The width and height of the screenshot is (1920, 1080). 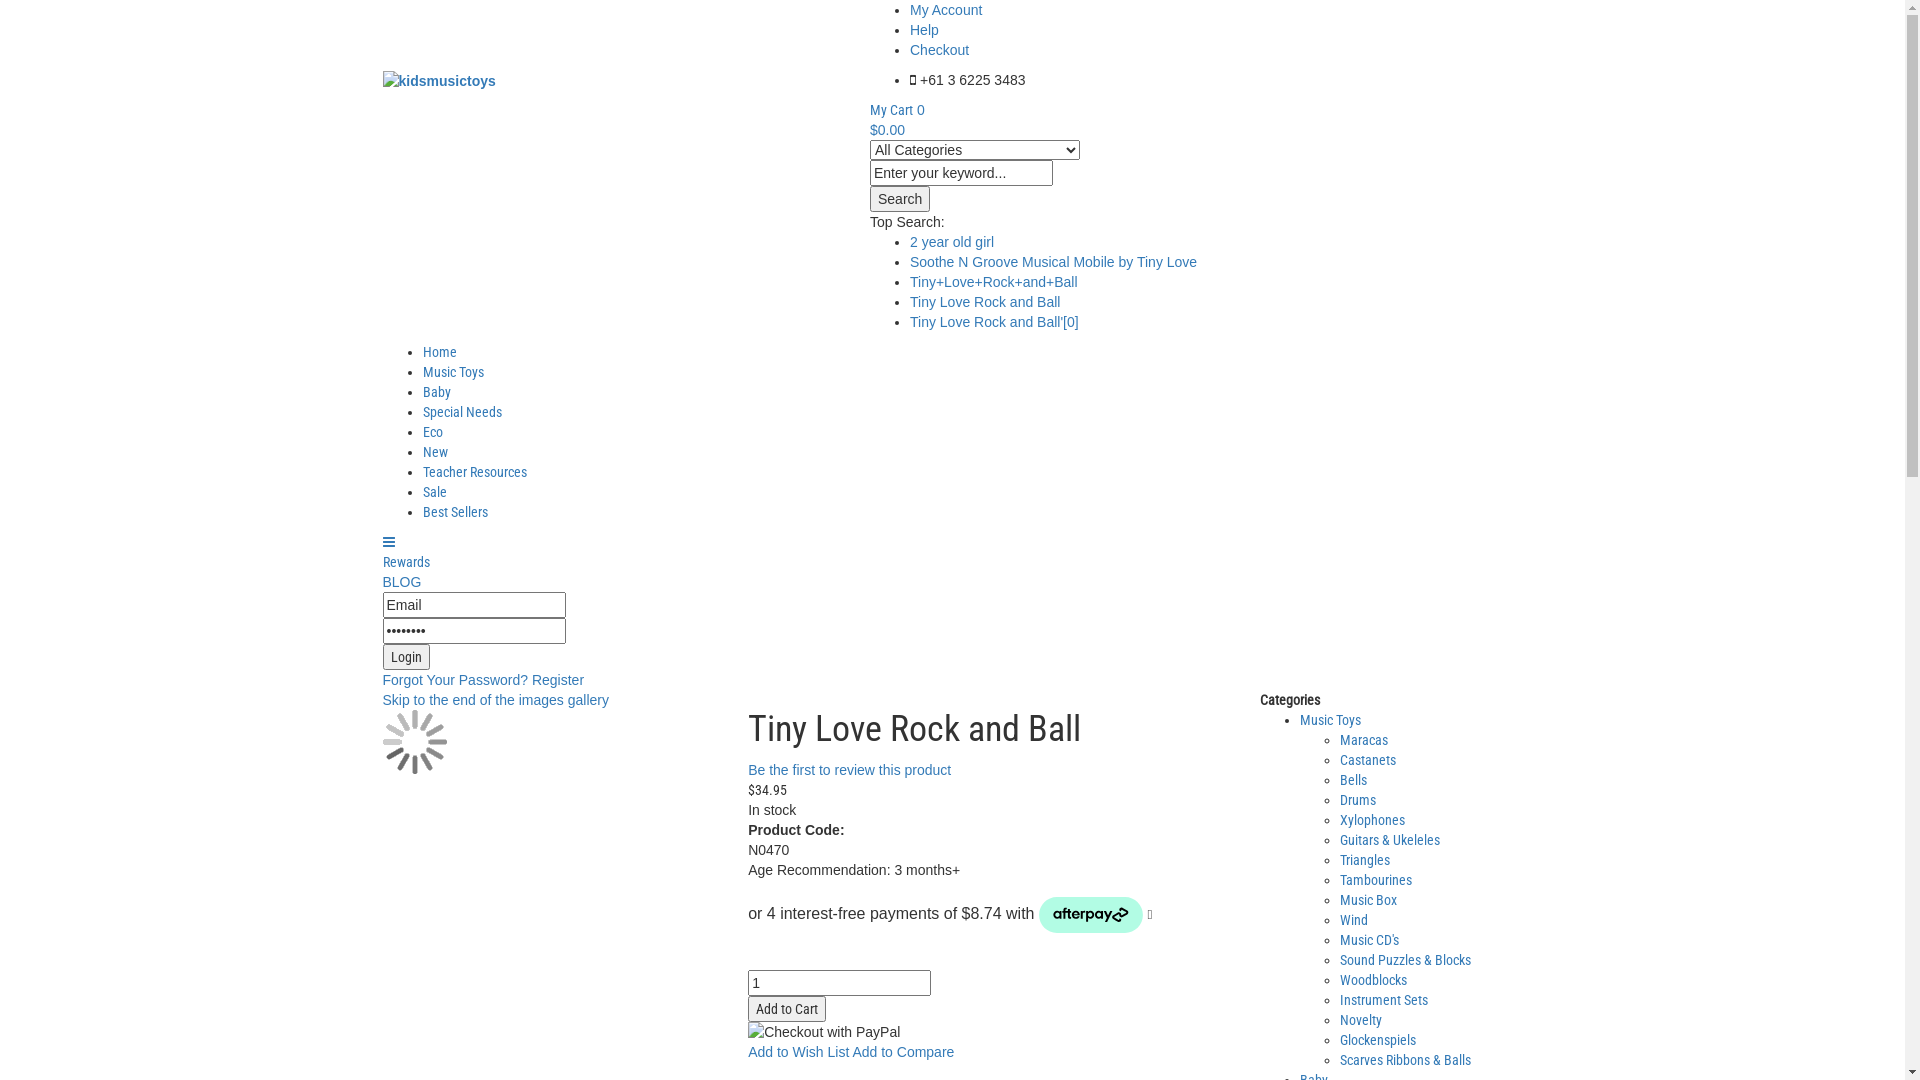 What do you see at coordinates (453, 511) in the screenshot?
I see `'Best Sellers'` at bounding box center [453, 511].